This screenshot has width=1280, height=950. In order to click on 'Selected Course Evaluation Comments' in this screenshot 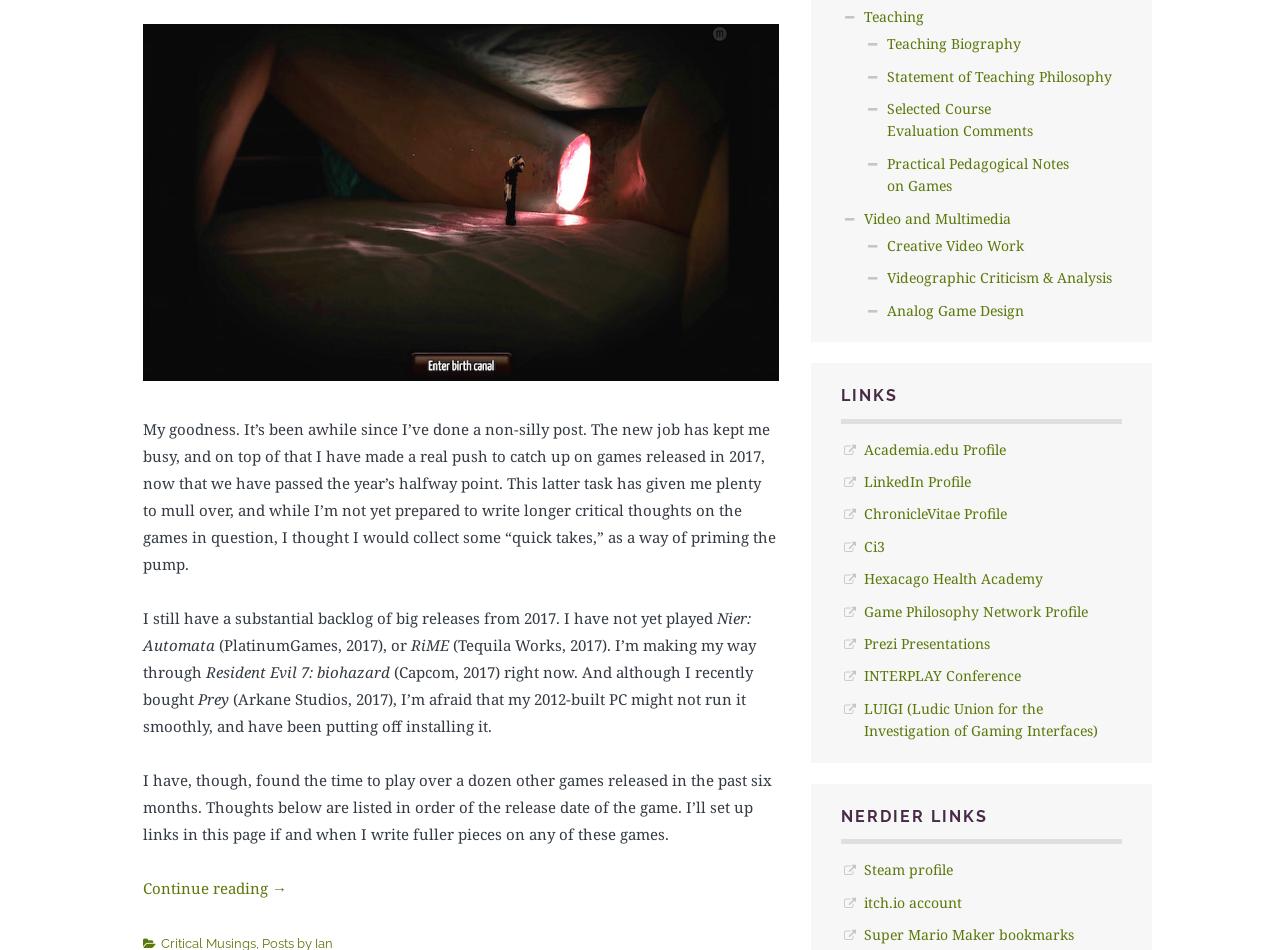, I will do `click(957, 119)`.